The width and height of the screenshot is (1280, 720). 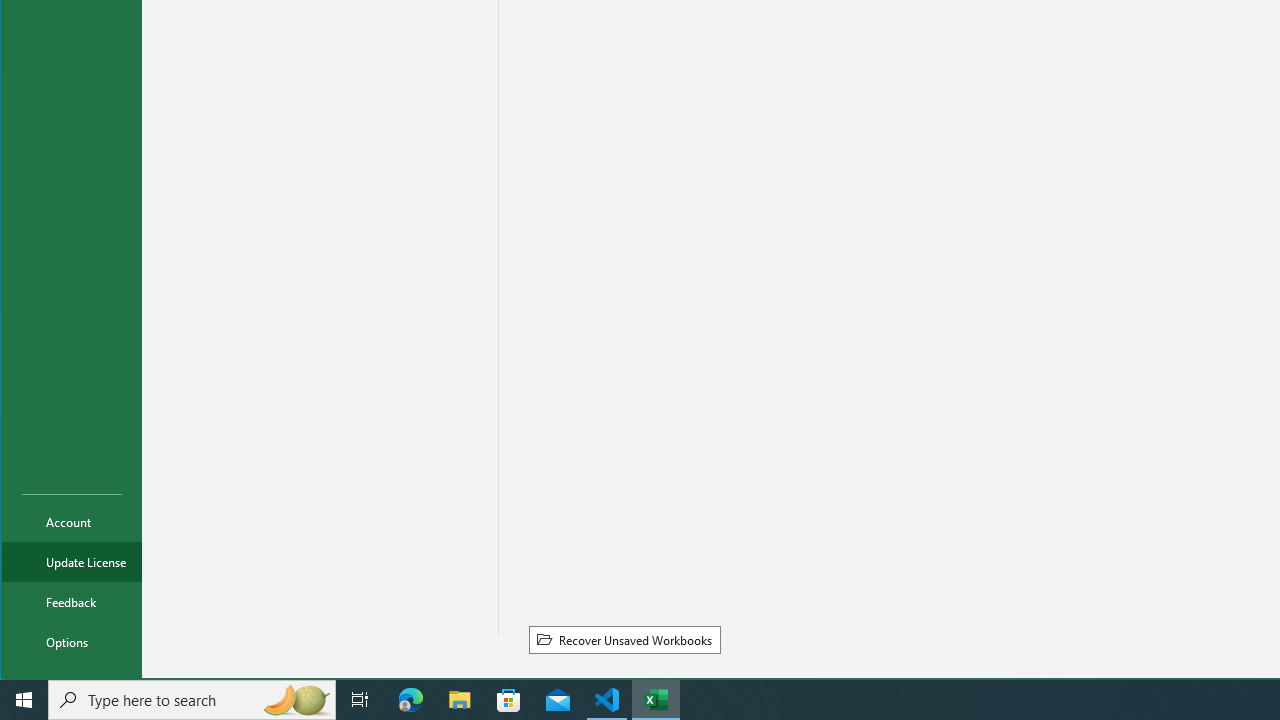 What do you see at coordinates (24, 698) in the screenshot?
I see `'Start'` at bounding box center [24, 698].